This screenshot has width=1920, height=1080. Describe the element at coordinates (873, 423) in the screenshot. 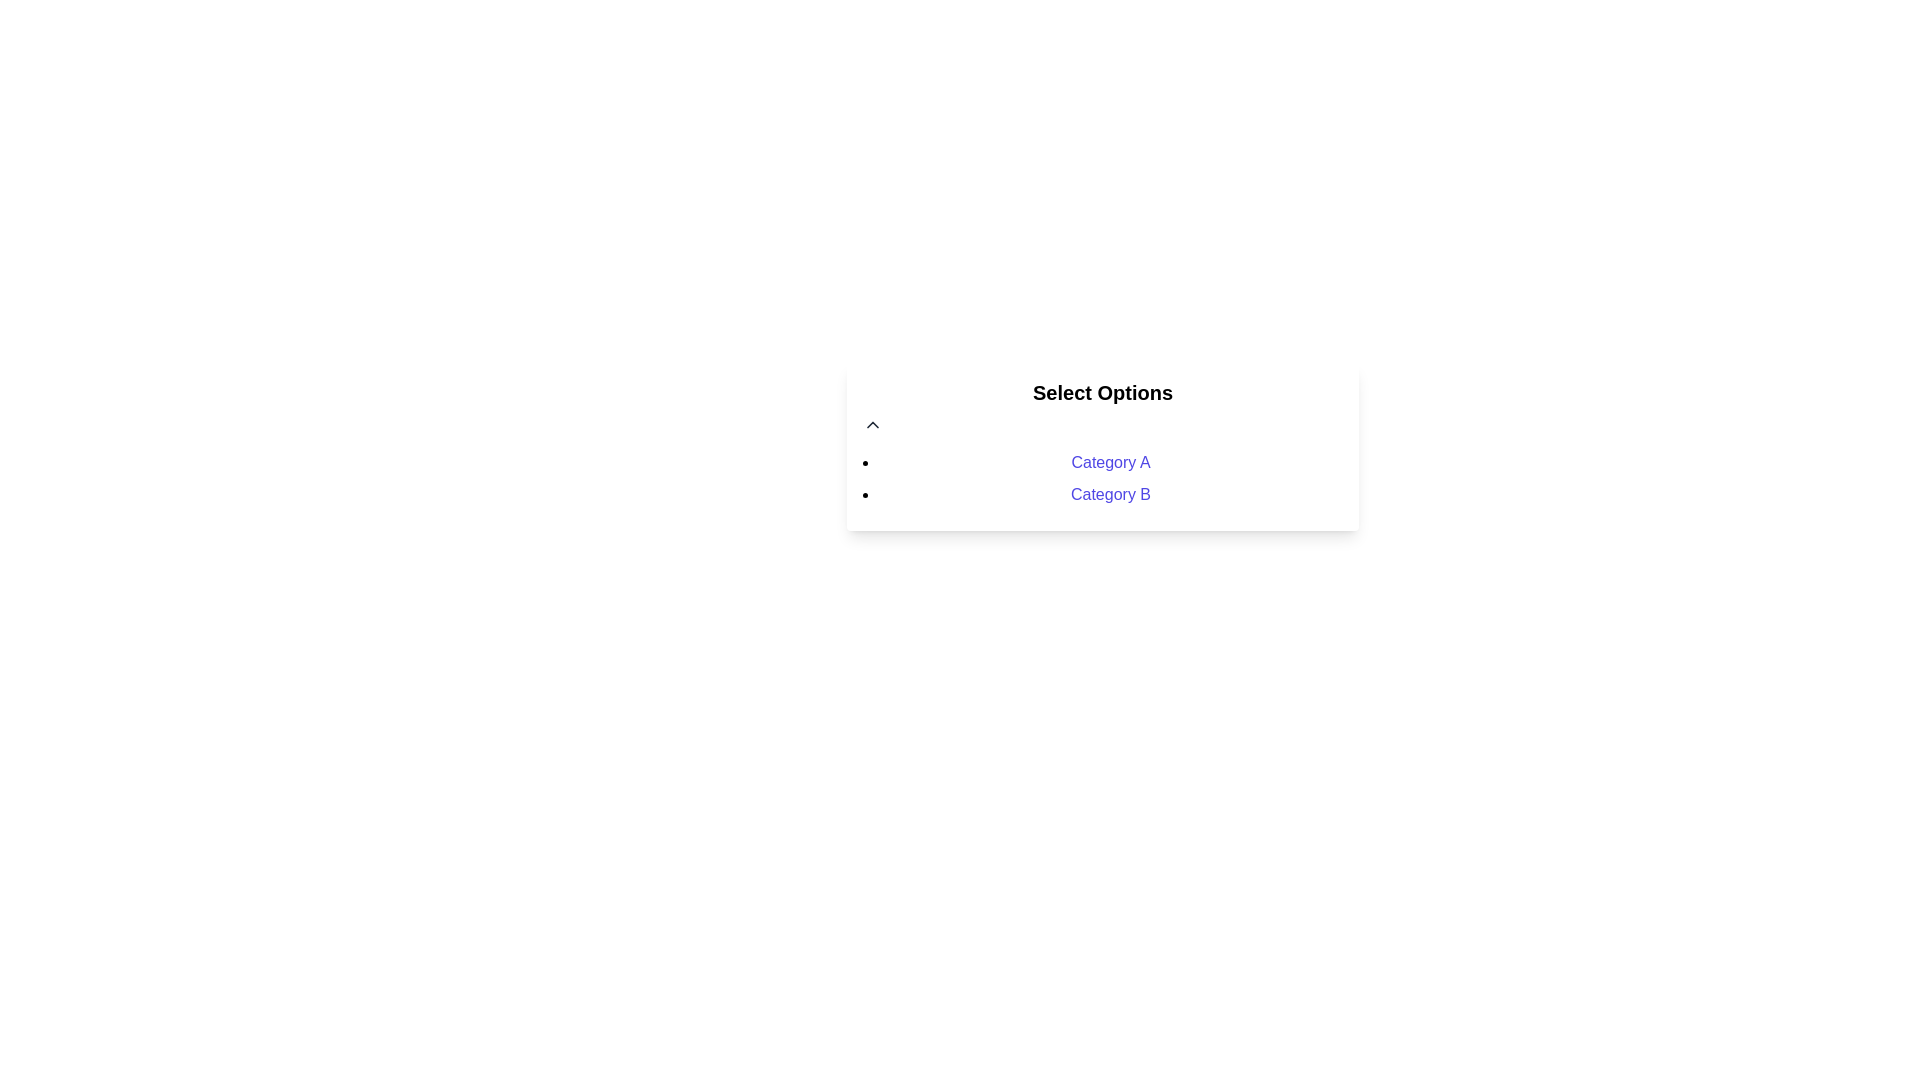

I see `the toggle button located at the top-left corner of the 'Select Options' section` at that location.